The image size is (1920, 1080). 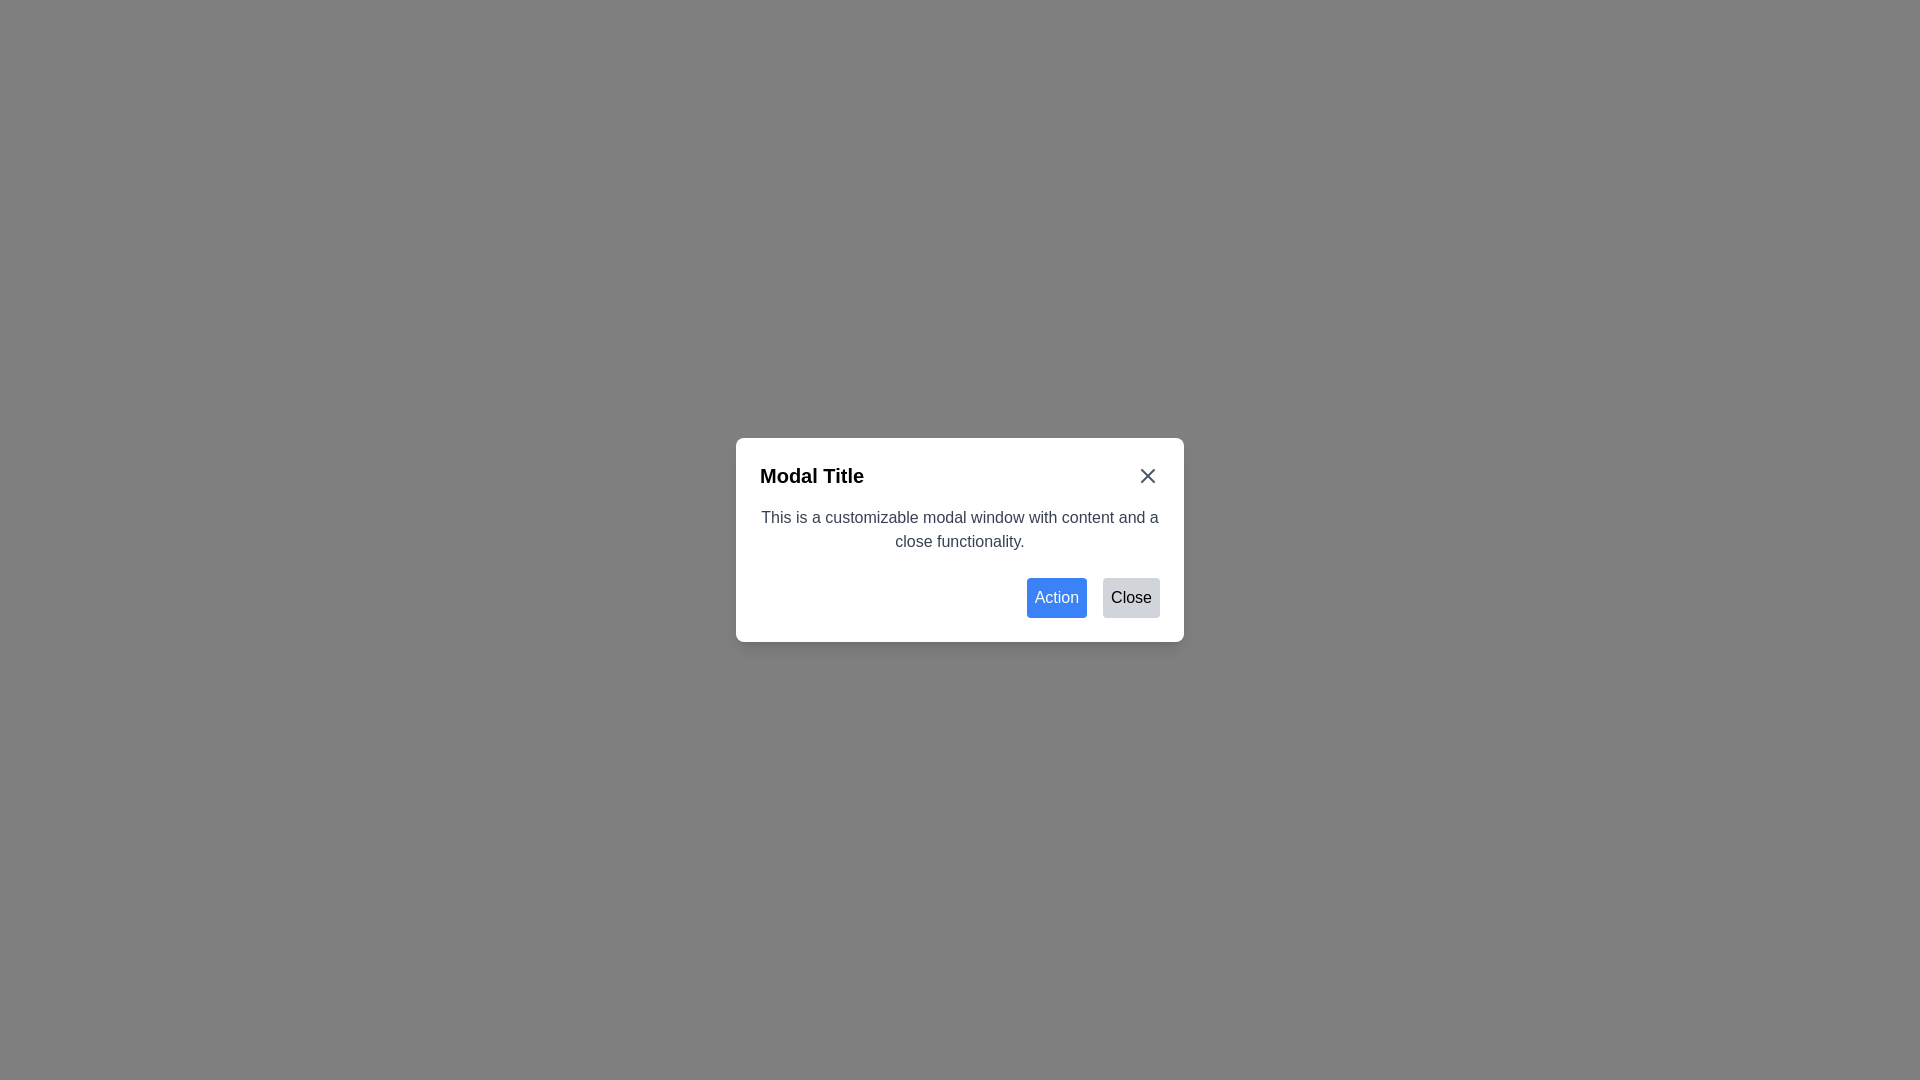 I want to click on the close button marked by an 'X' in the top-right corner of the modal header, so click(x=1147, y=475).